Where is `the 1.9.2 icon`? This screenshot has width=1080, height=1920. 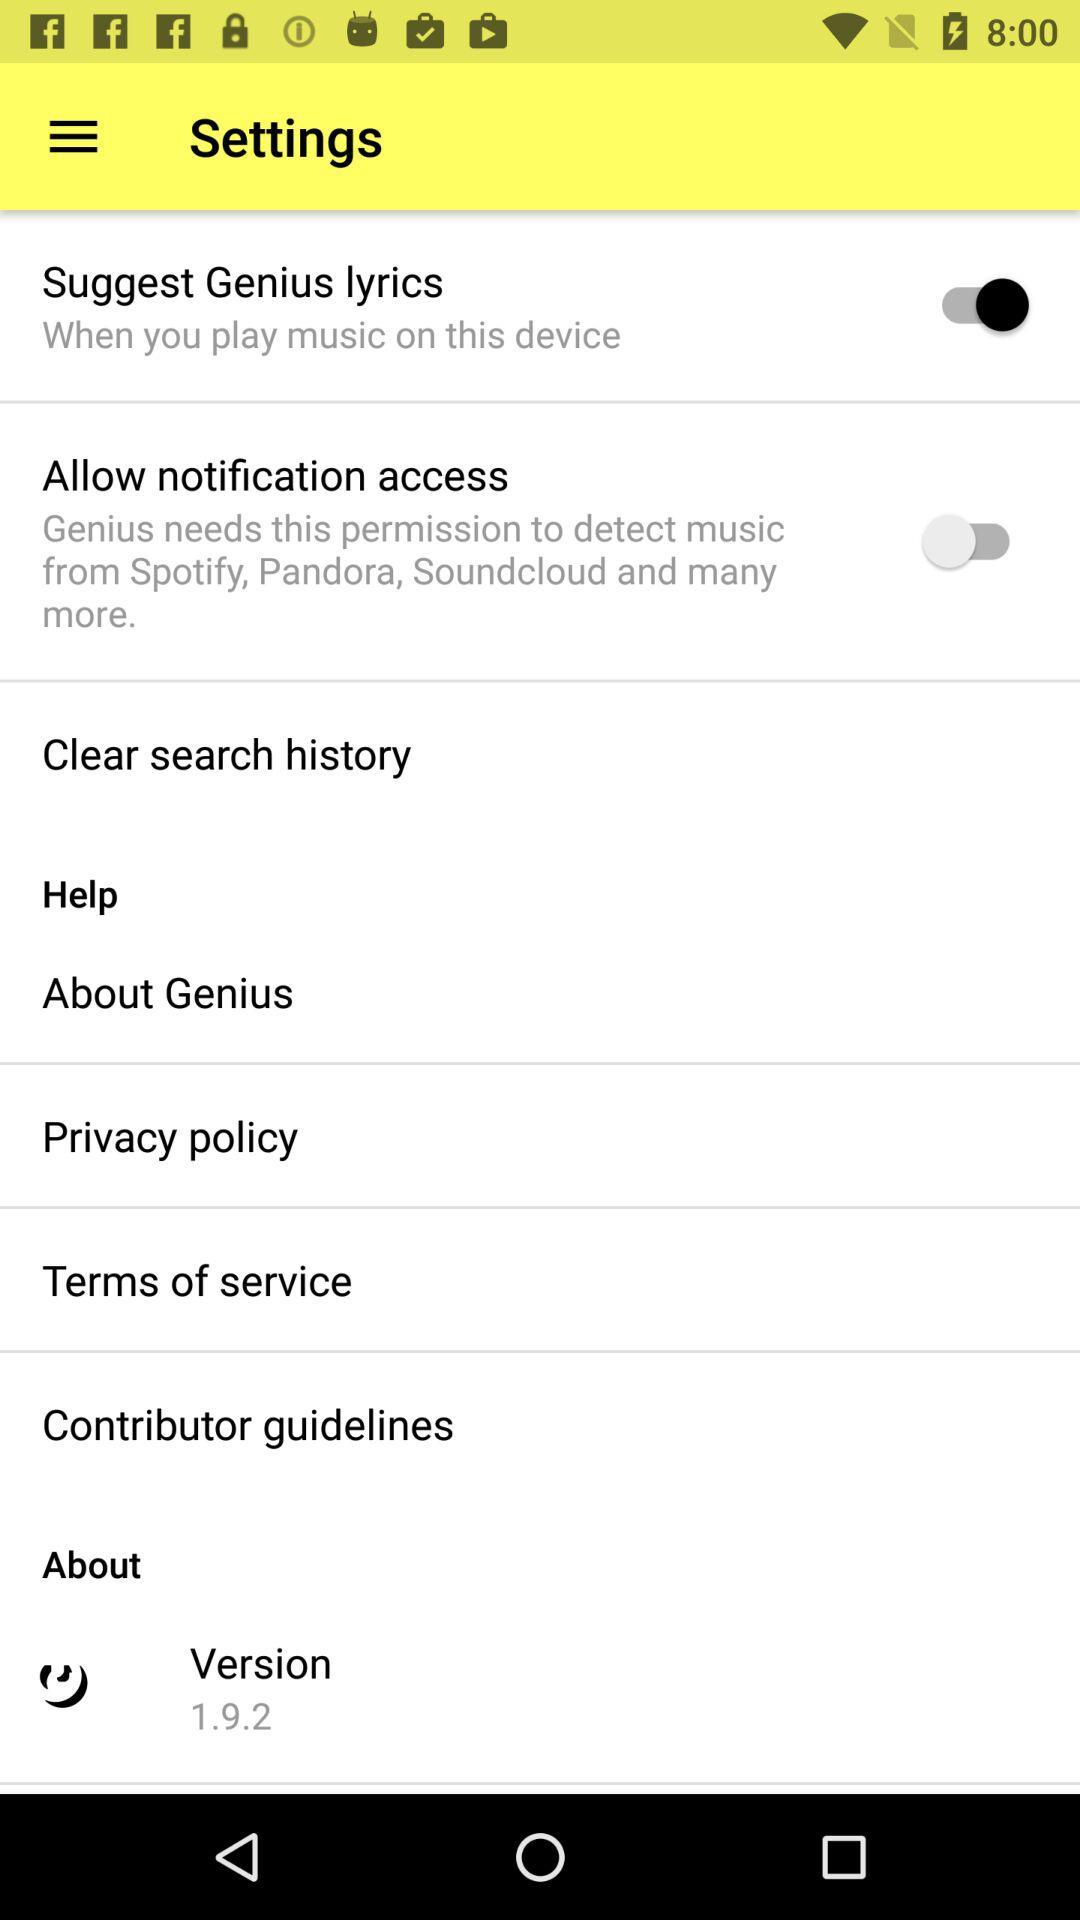
the 1.9.2 icon is located at coordinates (230, 1714).